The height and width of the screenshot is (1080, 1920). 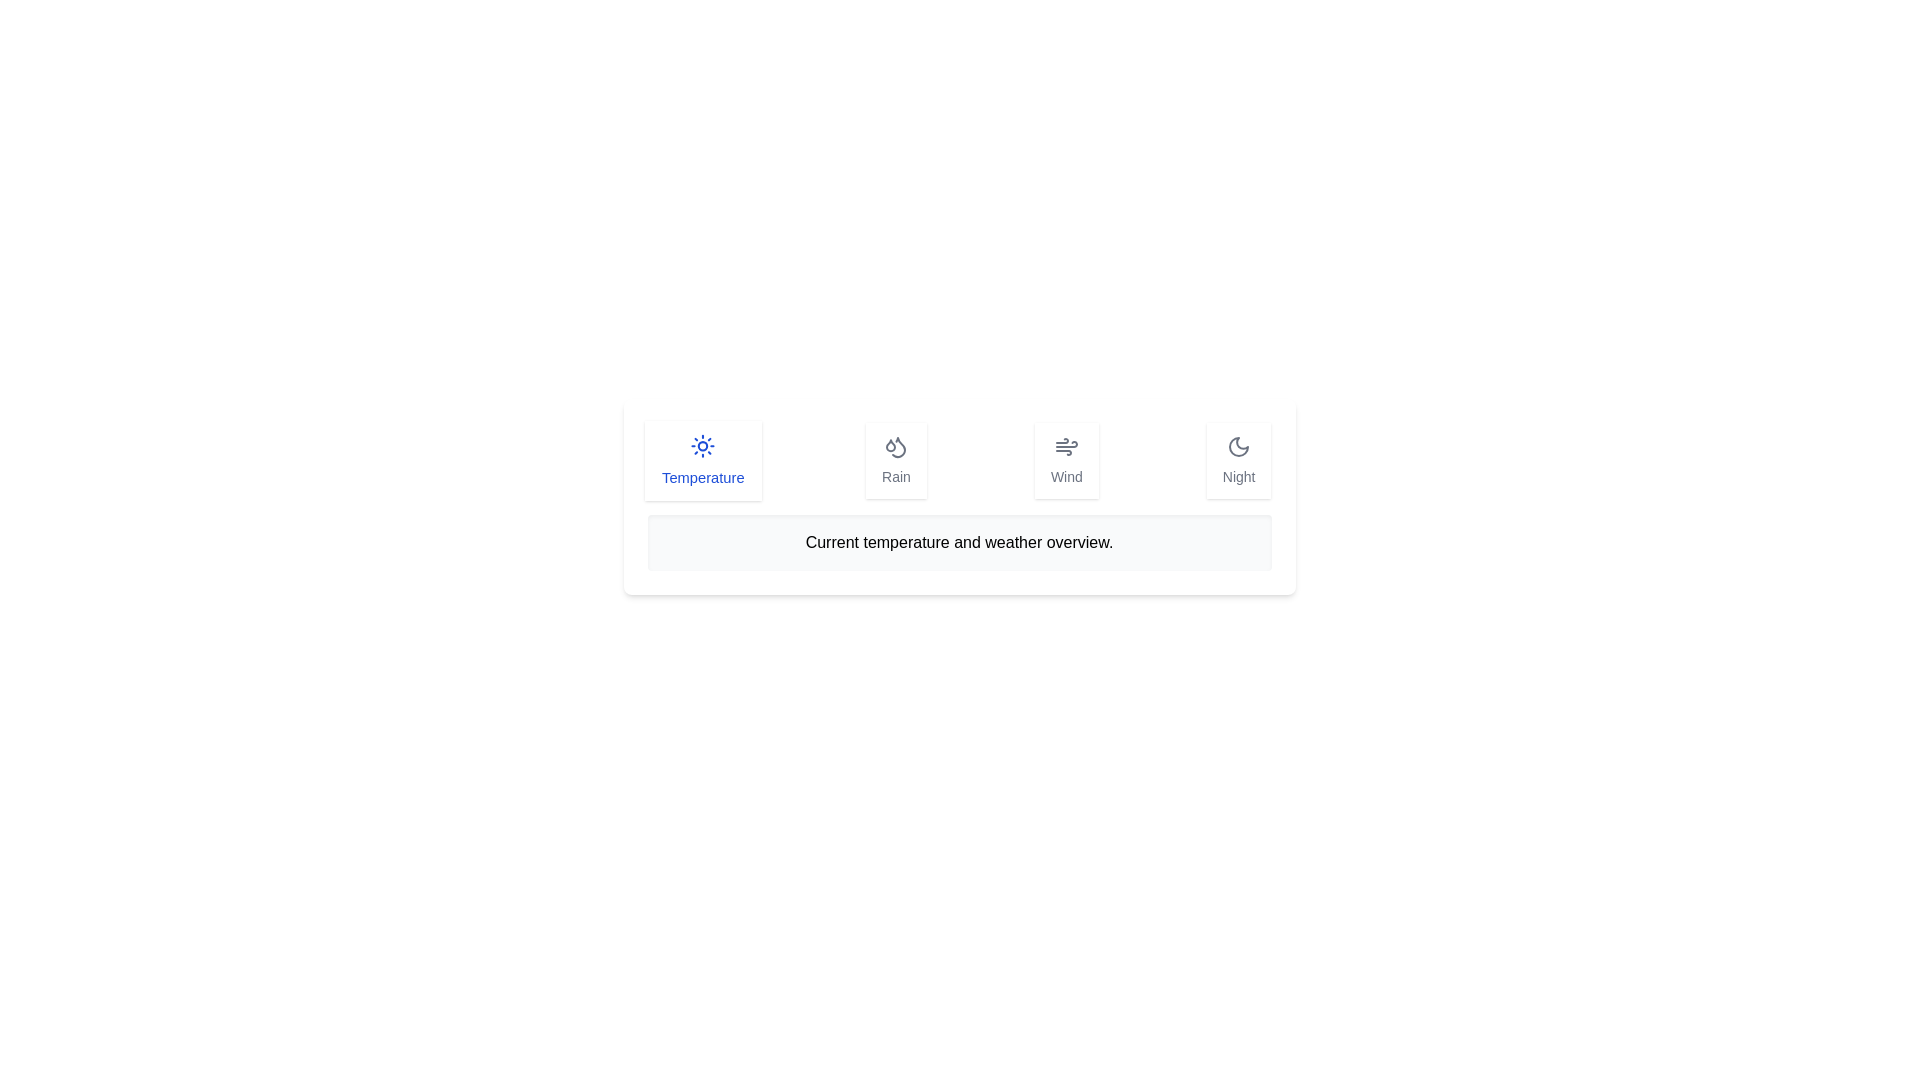 I want to click on the wind icon located in the third section labeled 'Wind', which is centered above its text label, so click(x=1065, y=446).